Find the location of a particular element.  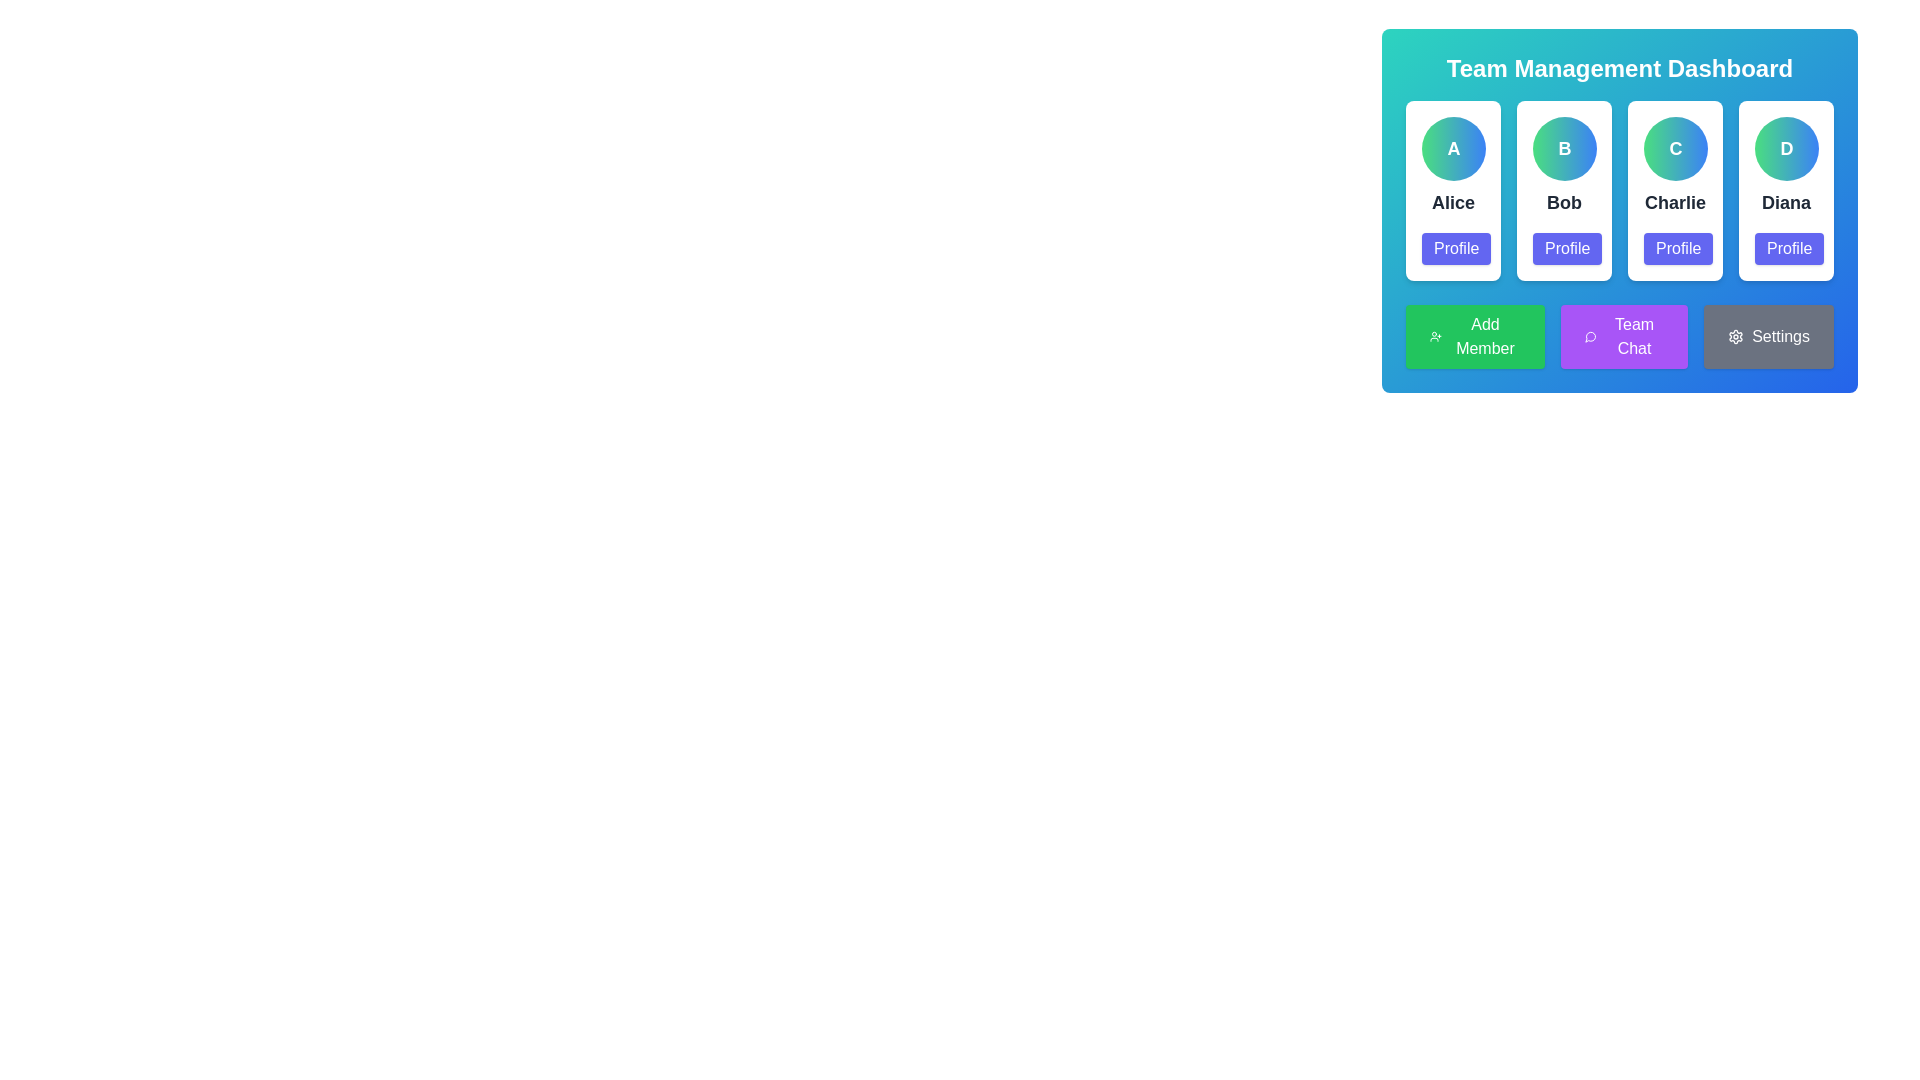

the user profile display for 'Alice' is located at coordinates (1453, 191).